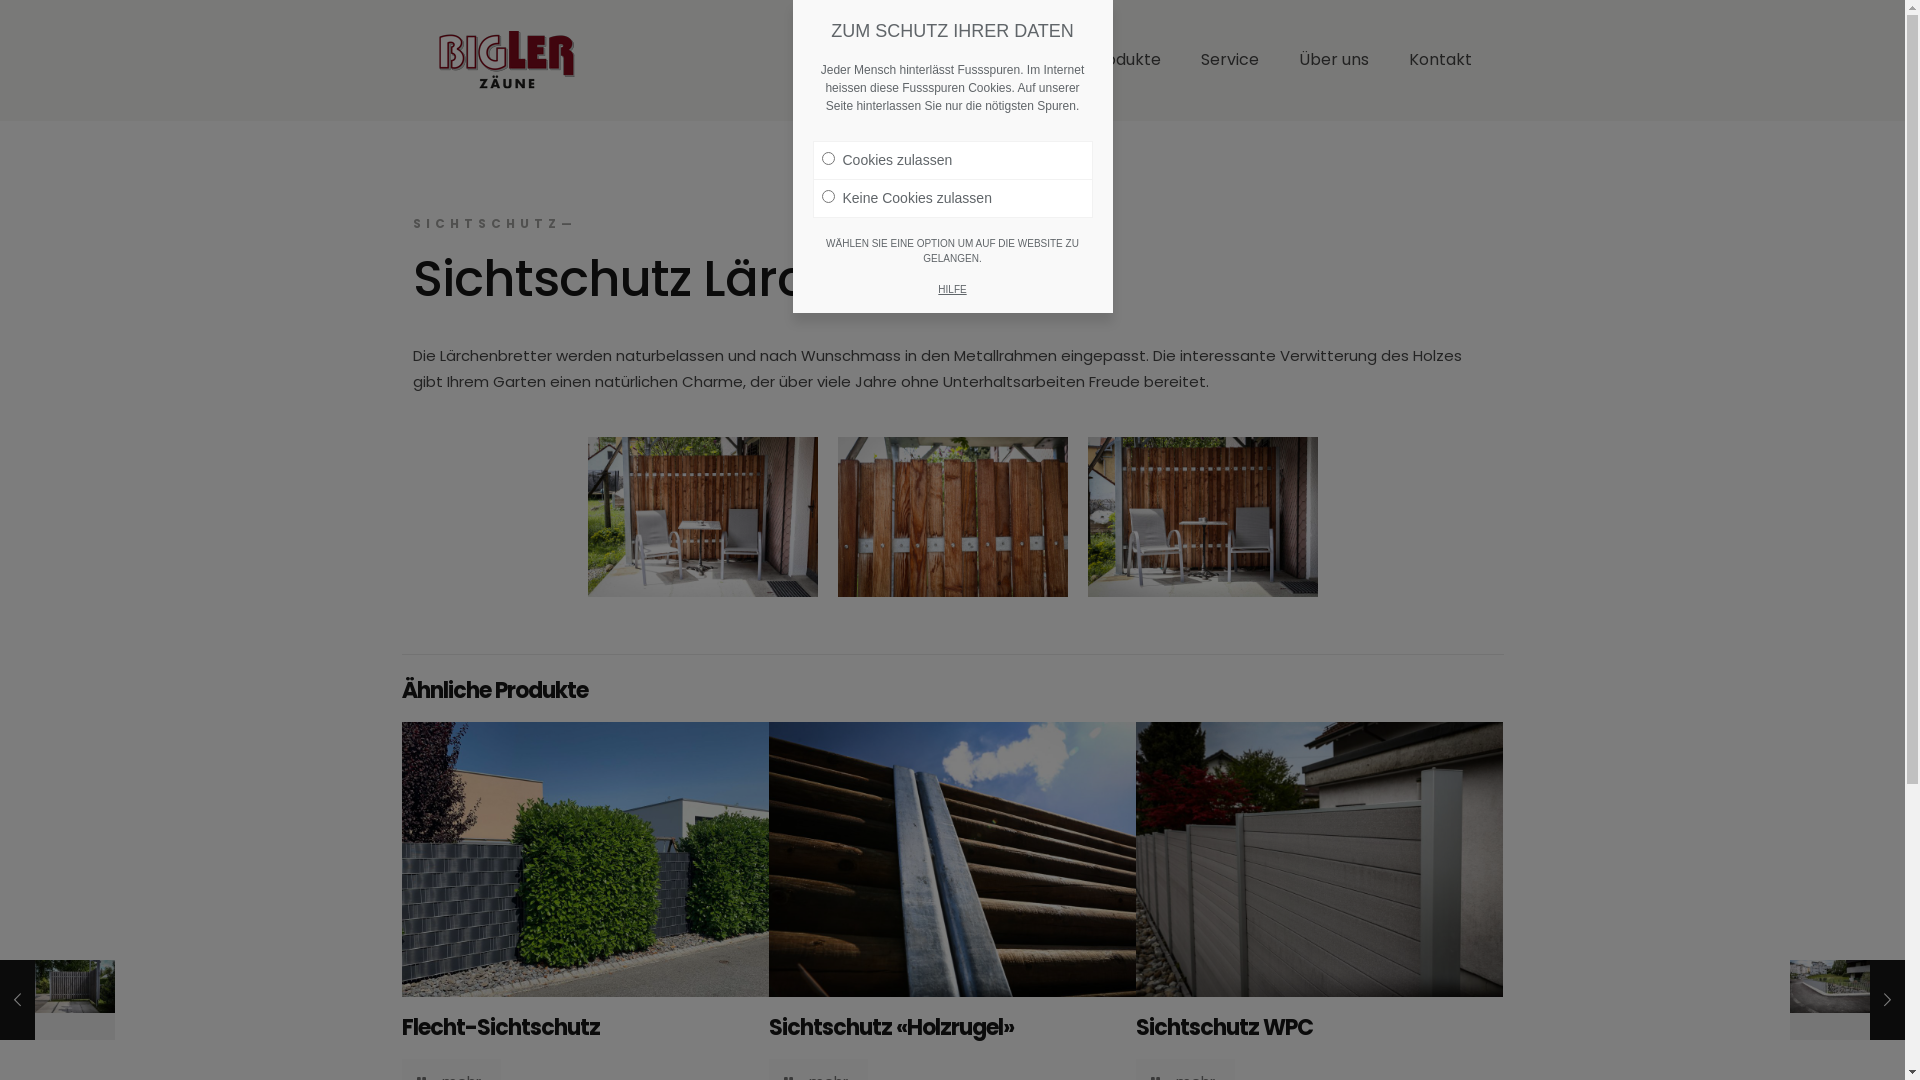 The width and height of the screenshot is (1920, 1080). I want to click on 'Flecht-Sichtschutz', so click(500, 1027).